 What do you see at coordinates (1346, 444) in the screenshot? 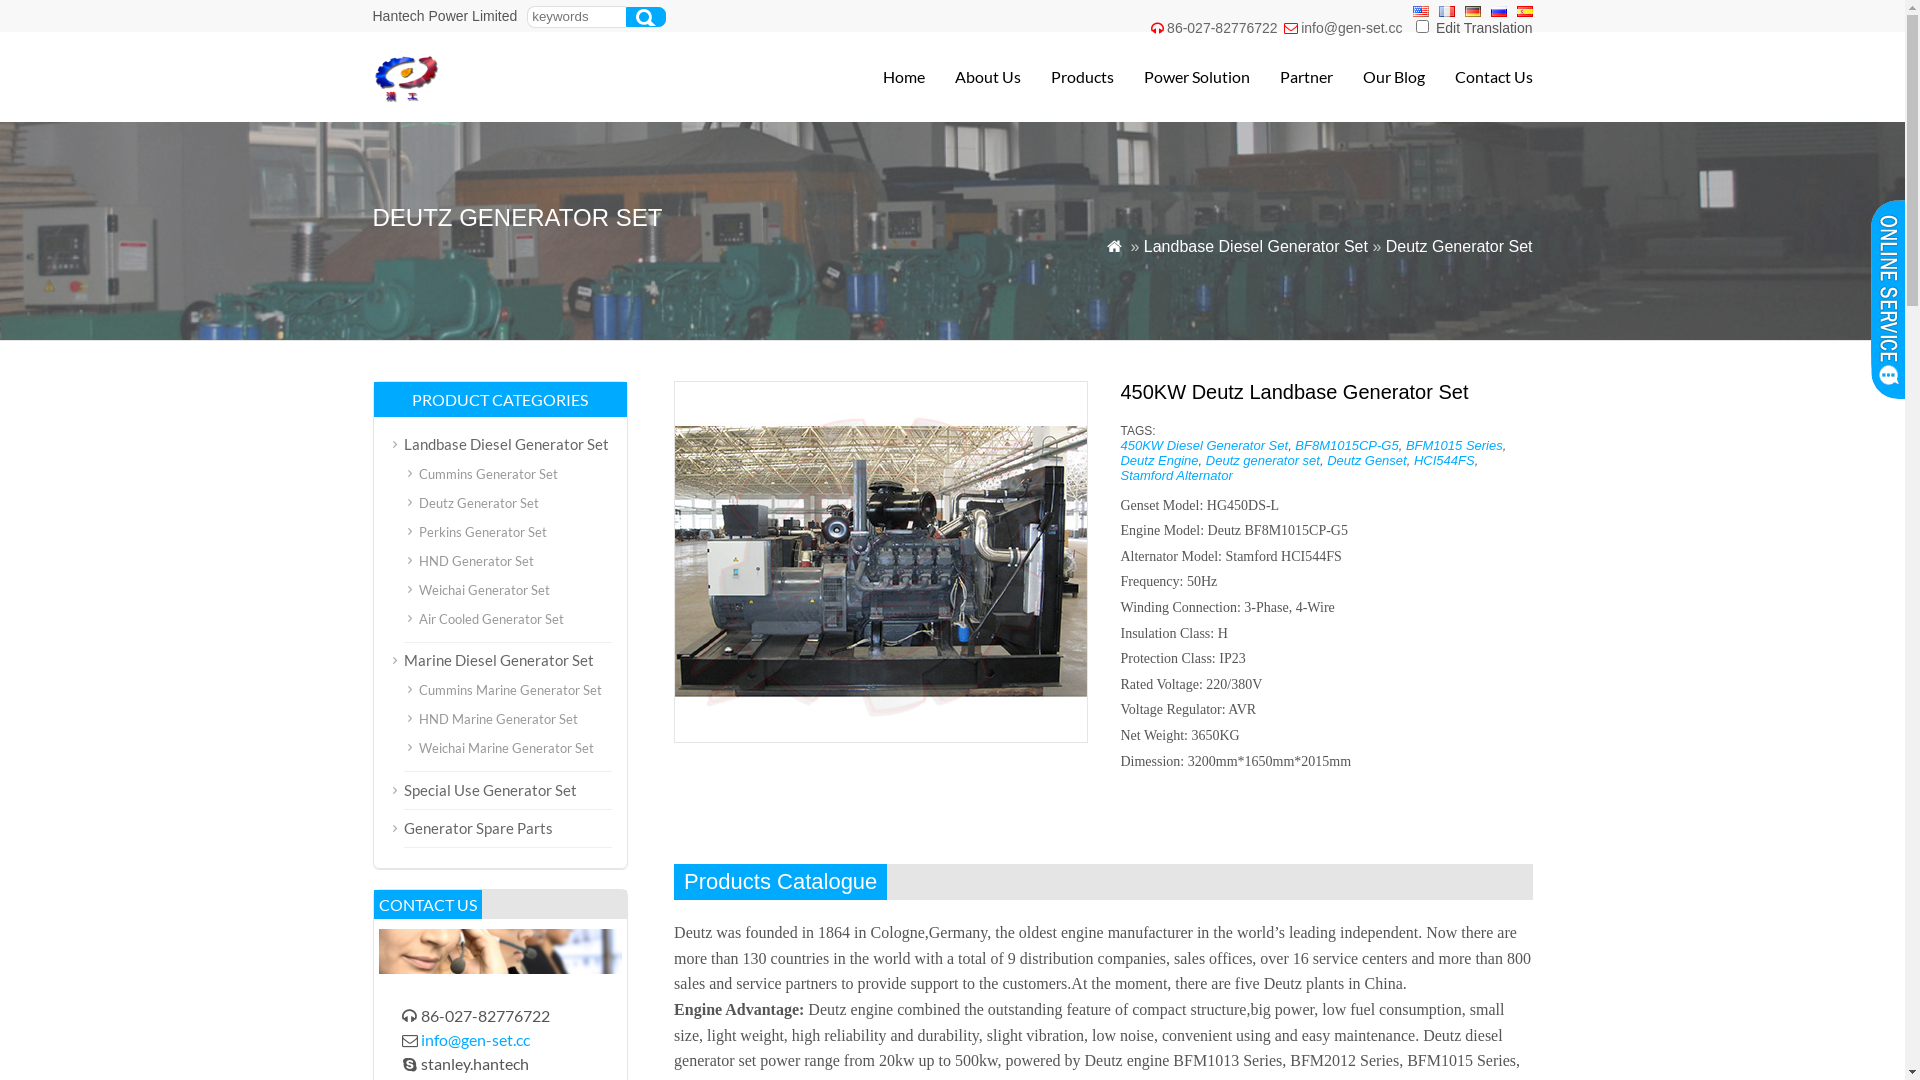
I see `'BF8M1015CP-G5'` at bounding box center [1346, 444].